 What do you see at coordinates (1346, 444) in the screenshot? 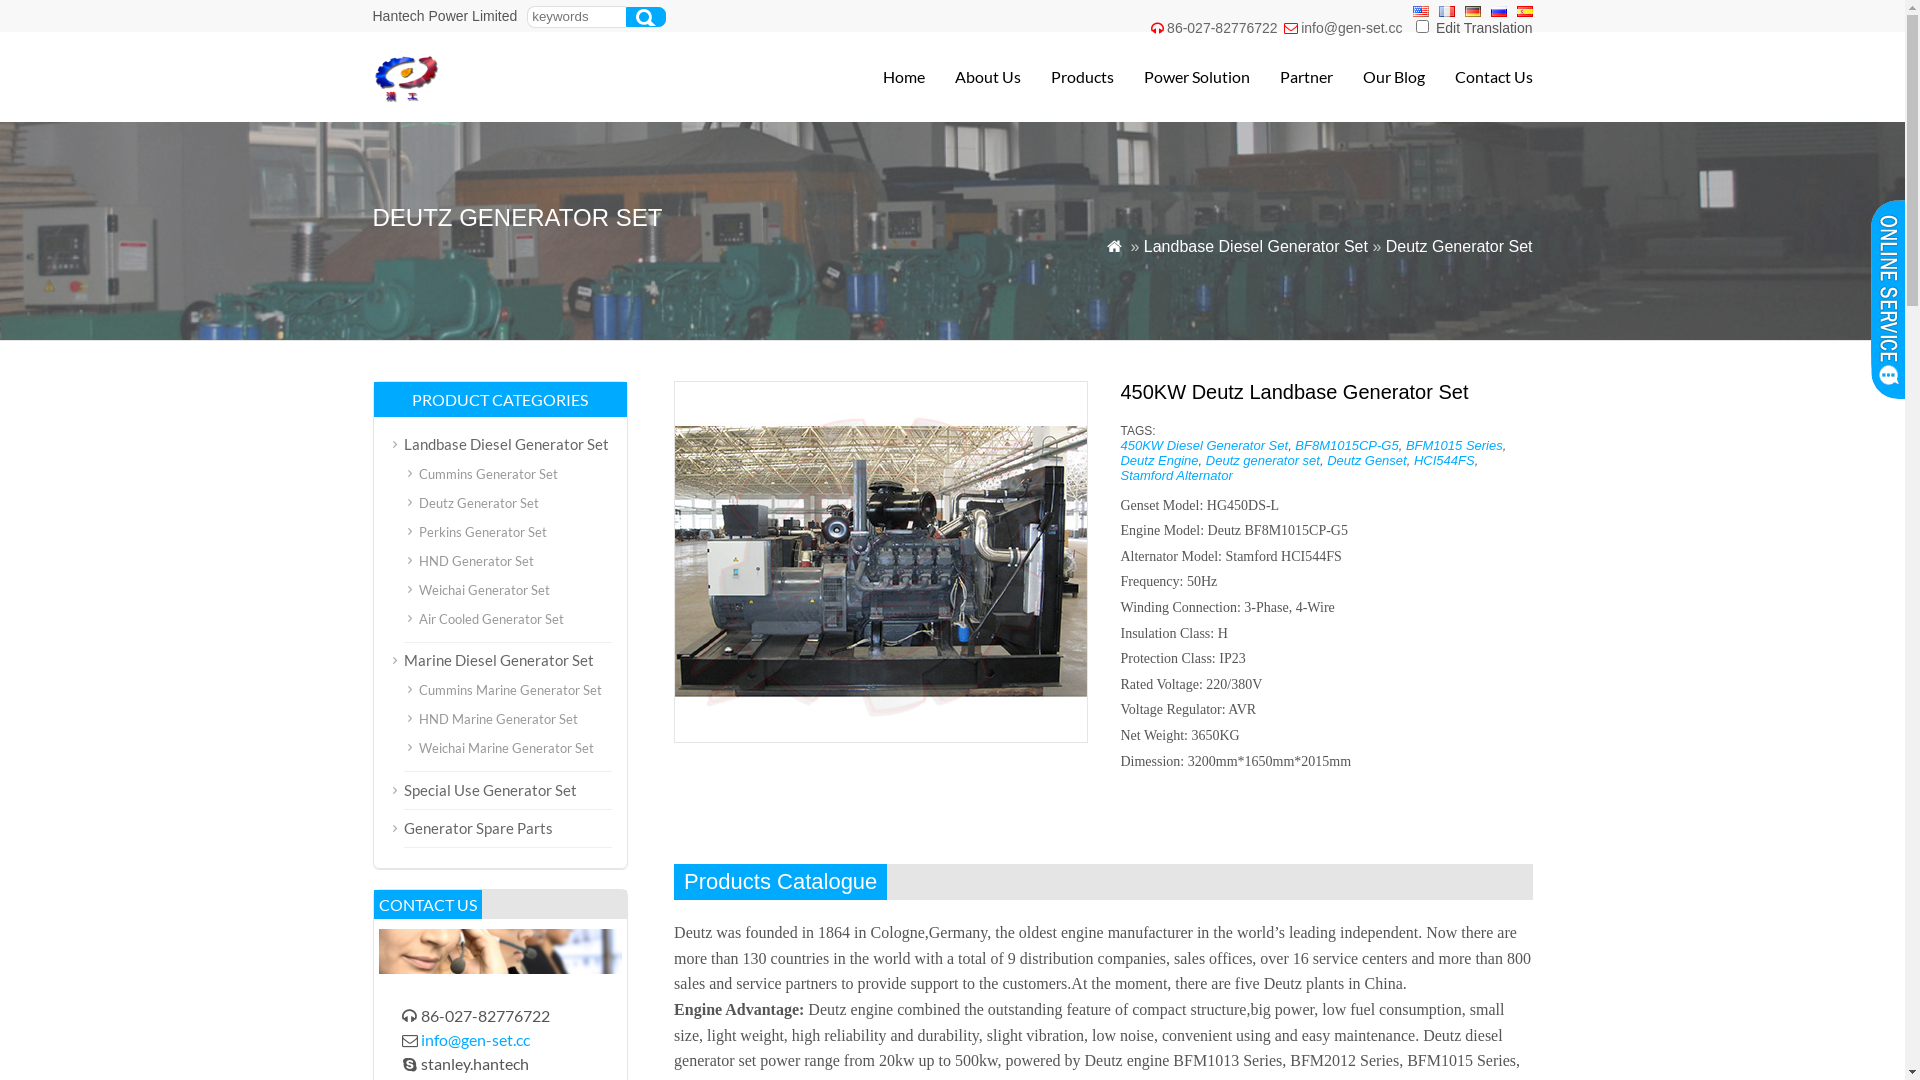
I see `'BF8M1015CP-G5'` at bounding box center [1346, 444].